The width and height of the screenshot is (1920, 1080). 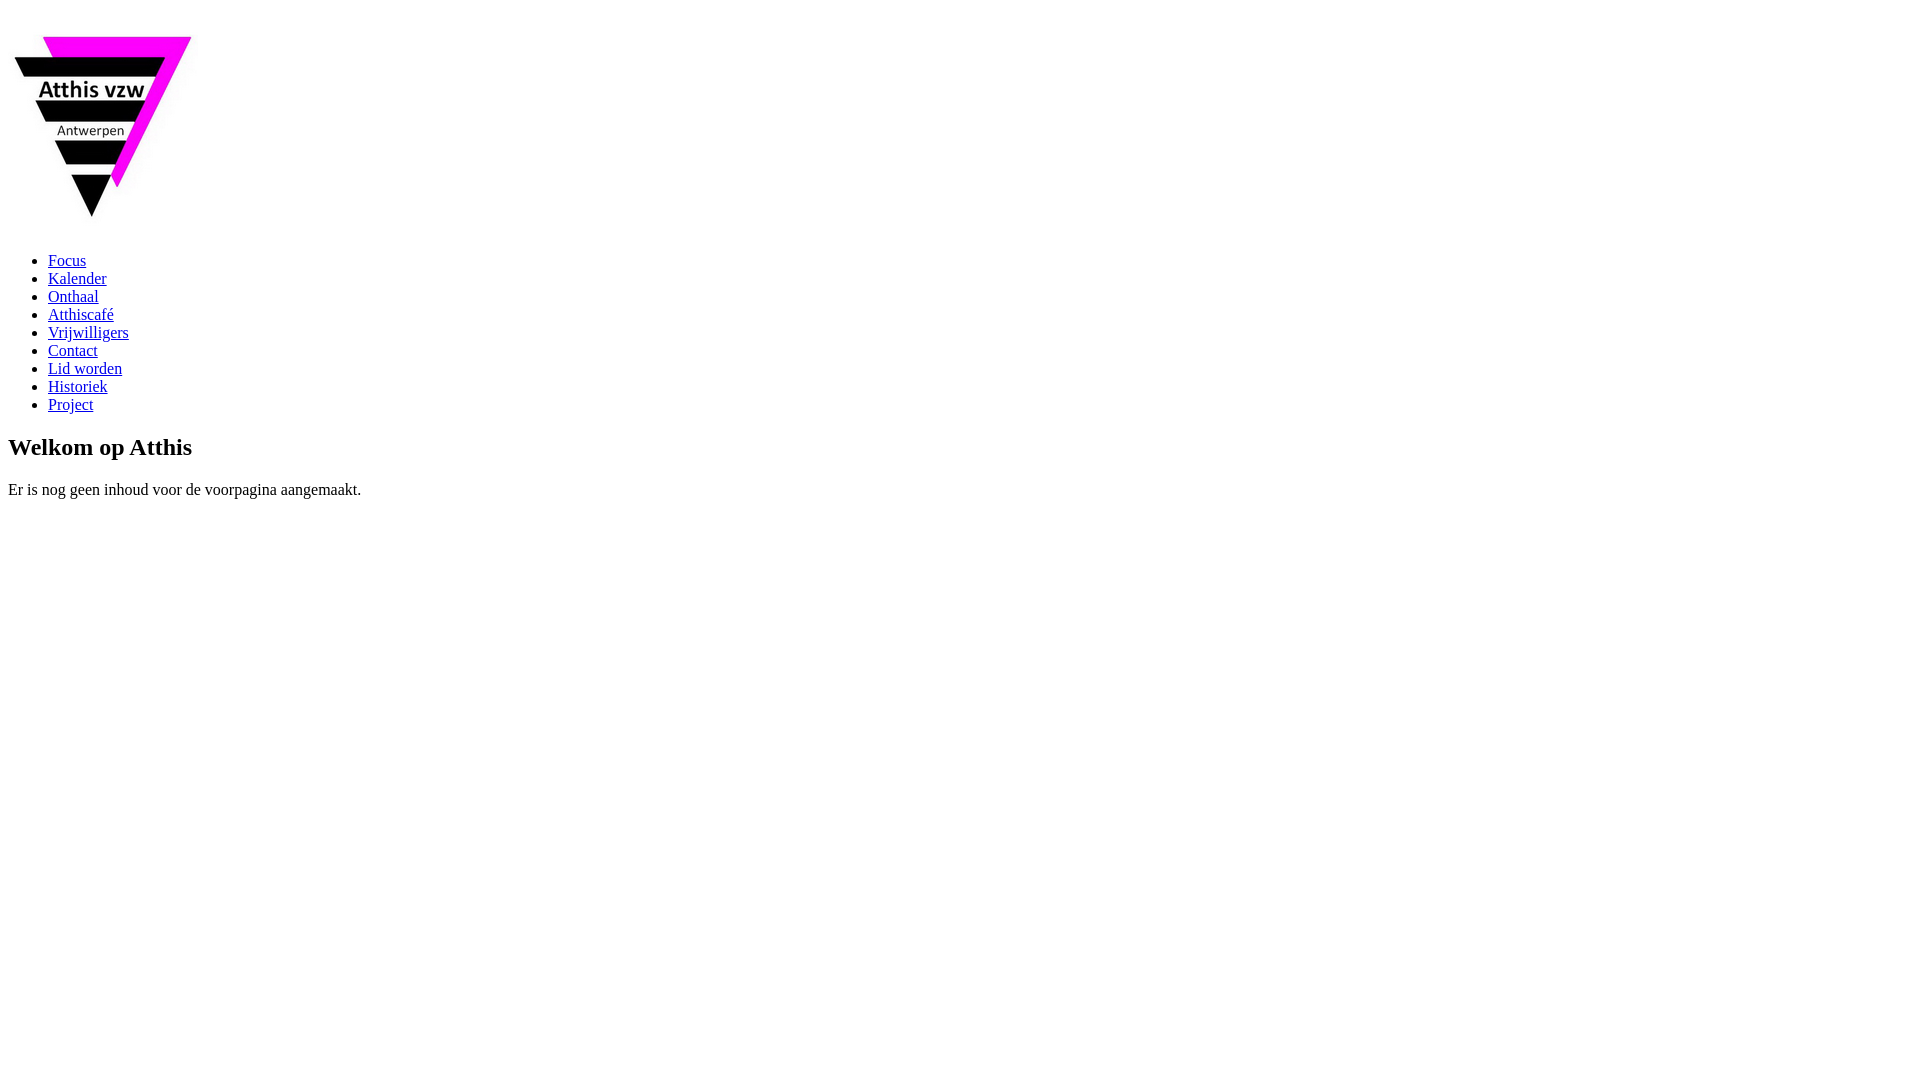 What do you see at coordinates (72, 349) in the screenshot?
I see `'Contact'` at bounding box center [72, 349].